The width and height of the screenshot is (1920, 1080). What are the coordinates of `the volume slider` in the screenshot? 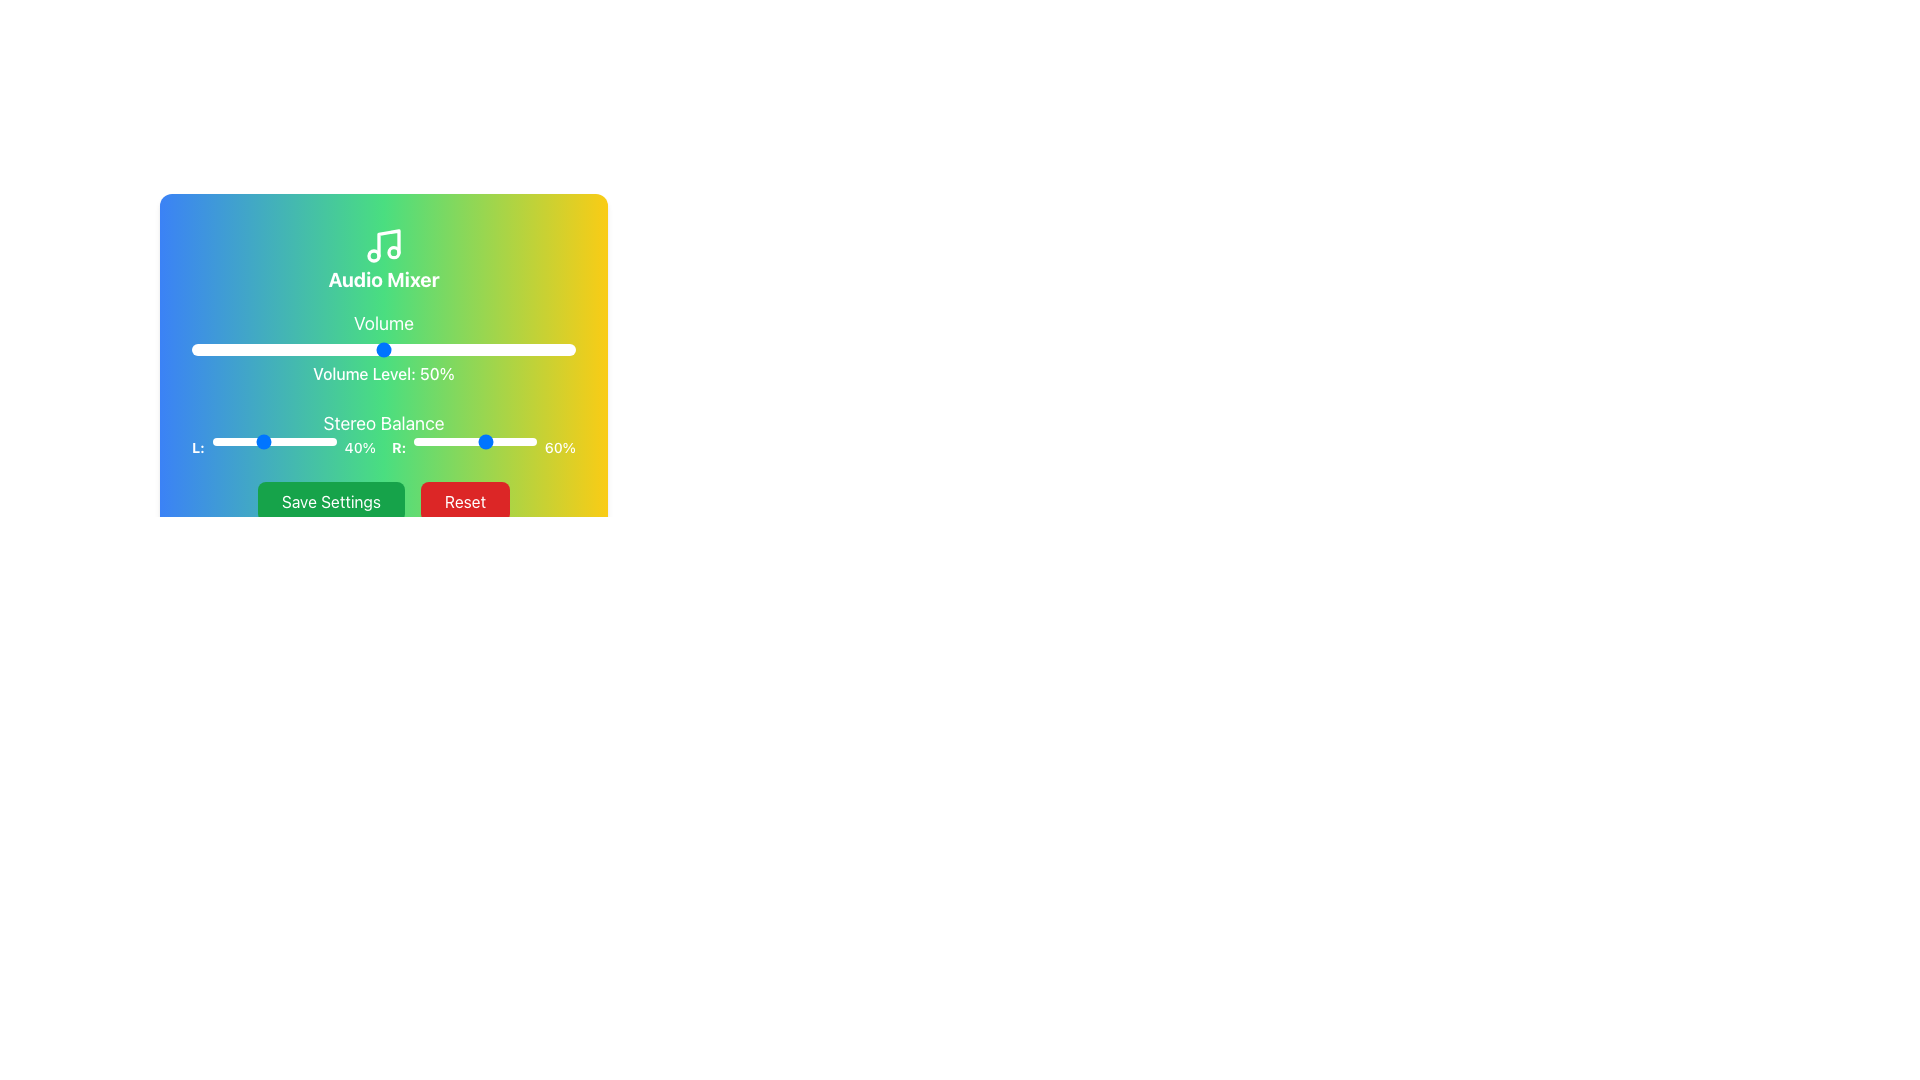 It's located at (448, 349).